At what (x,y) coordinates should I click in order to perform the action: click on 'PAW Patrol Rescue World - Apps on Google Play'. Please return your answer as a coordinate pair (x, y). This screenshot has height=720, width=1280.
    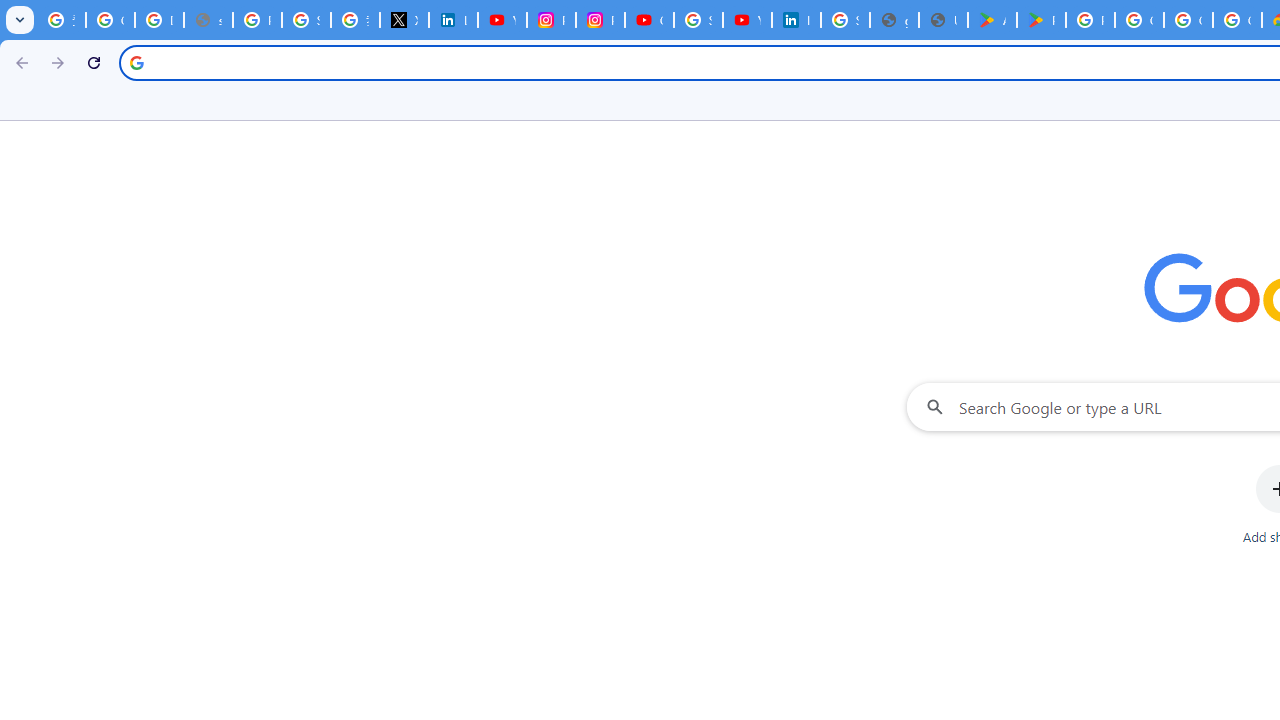
    Looking at the image, I should click on (1040, 20).